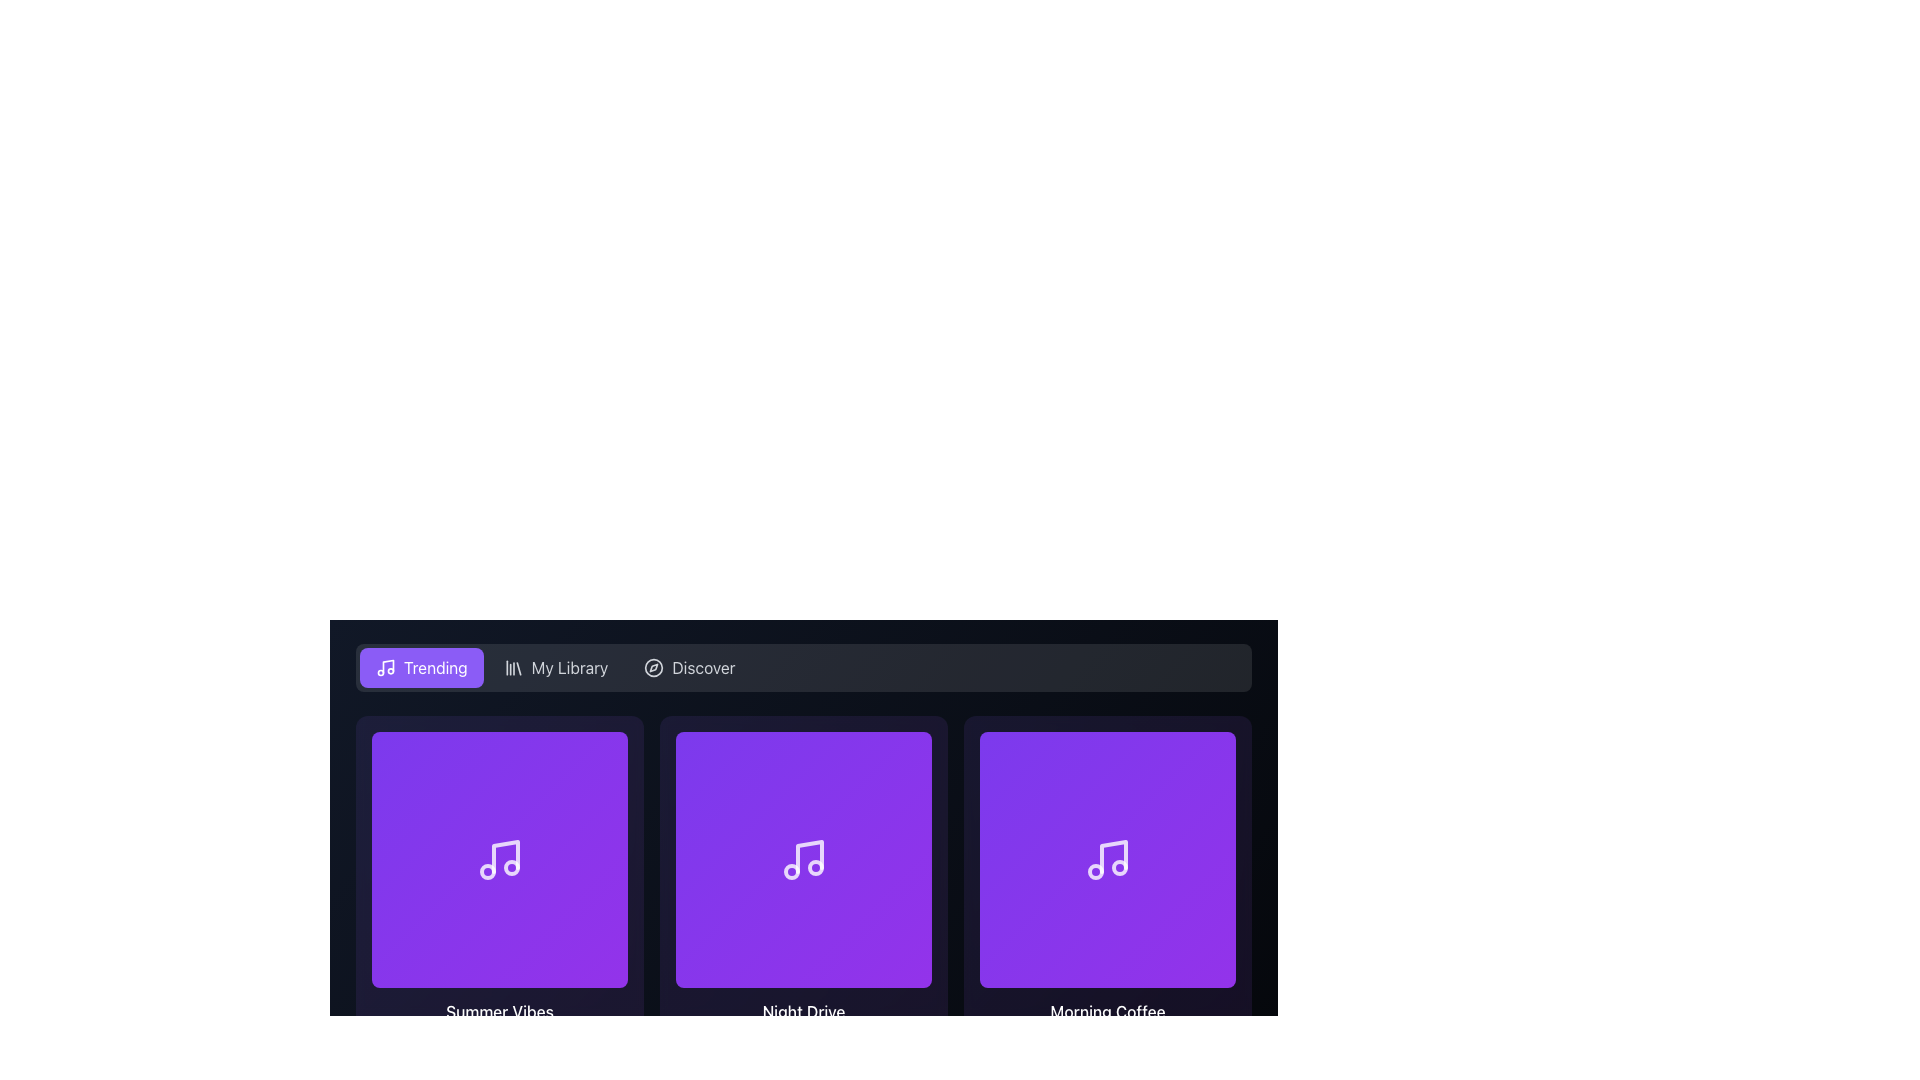  I want to click on the 'My Library' button, which is the middle button in a row of three navigation buttons, so click(556, 667).